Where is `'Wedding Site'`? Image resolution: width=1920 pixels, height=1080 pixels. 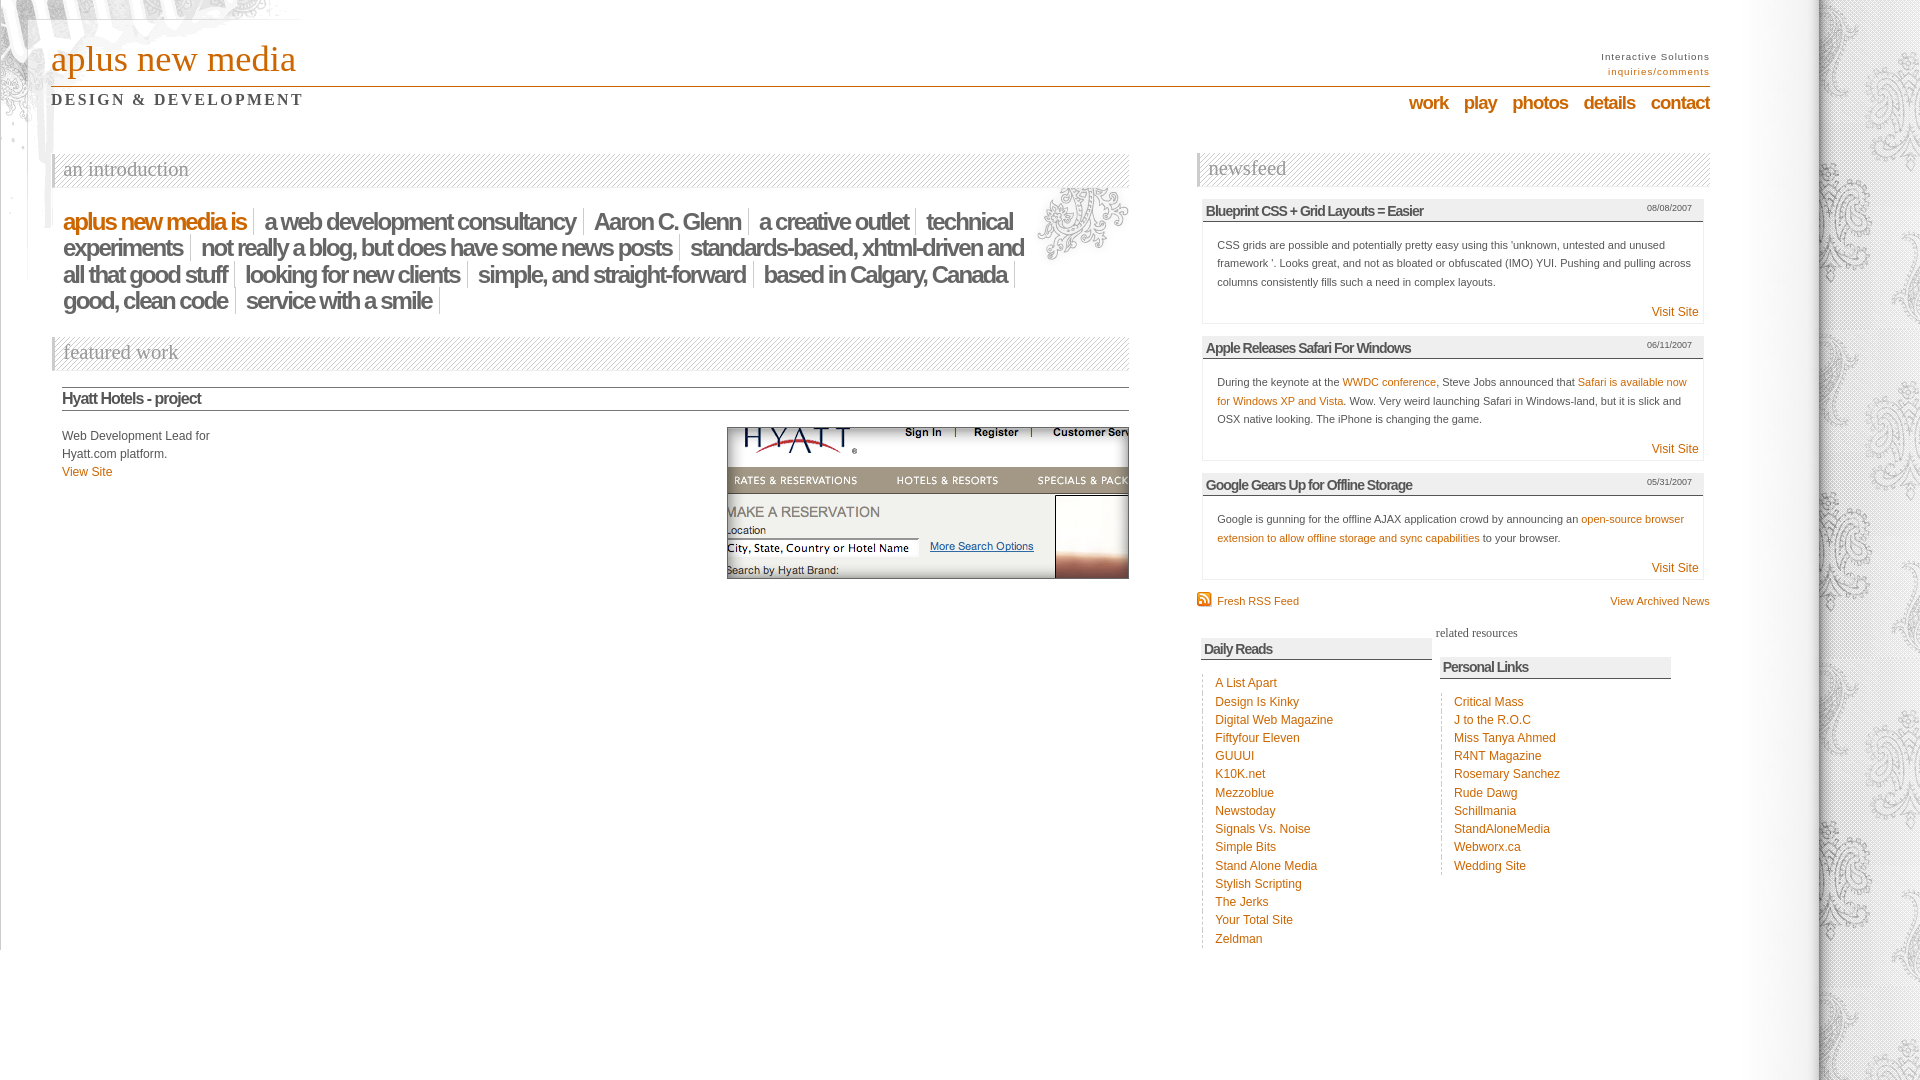
'Wedding Site' is located at coordinates (1554, 865).